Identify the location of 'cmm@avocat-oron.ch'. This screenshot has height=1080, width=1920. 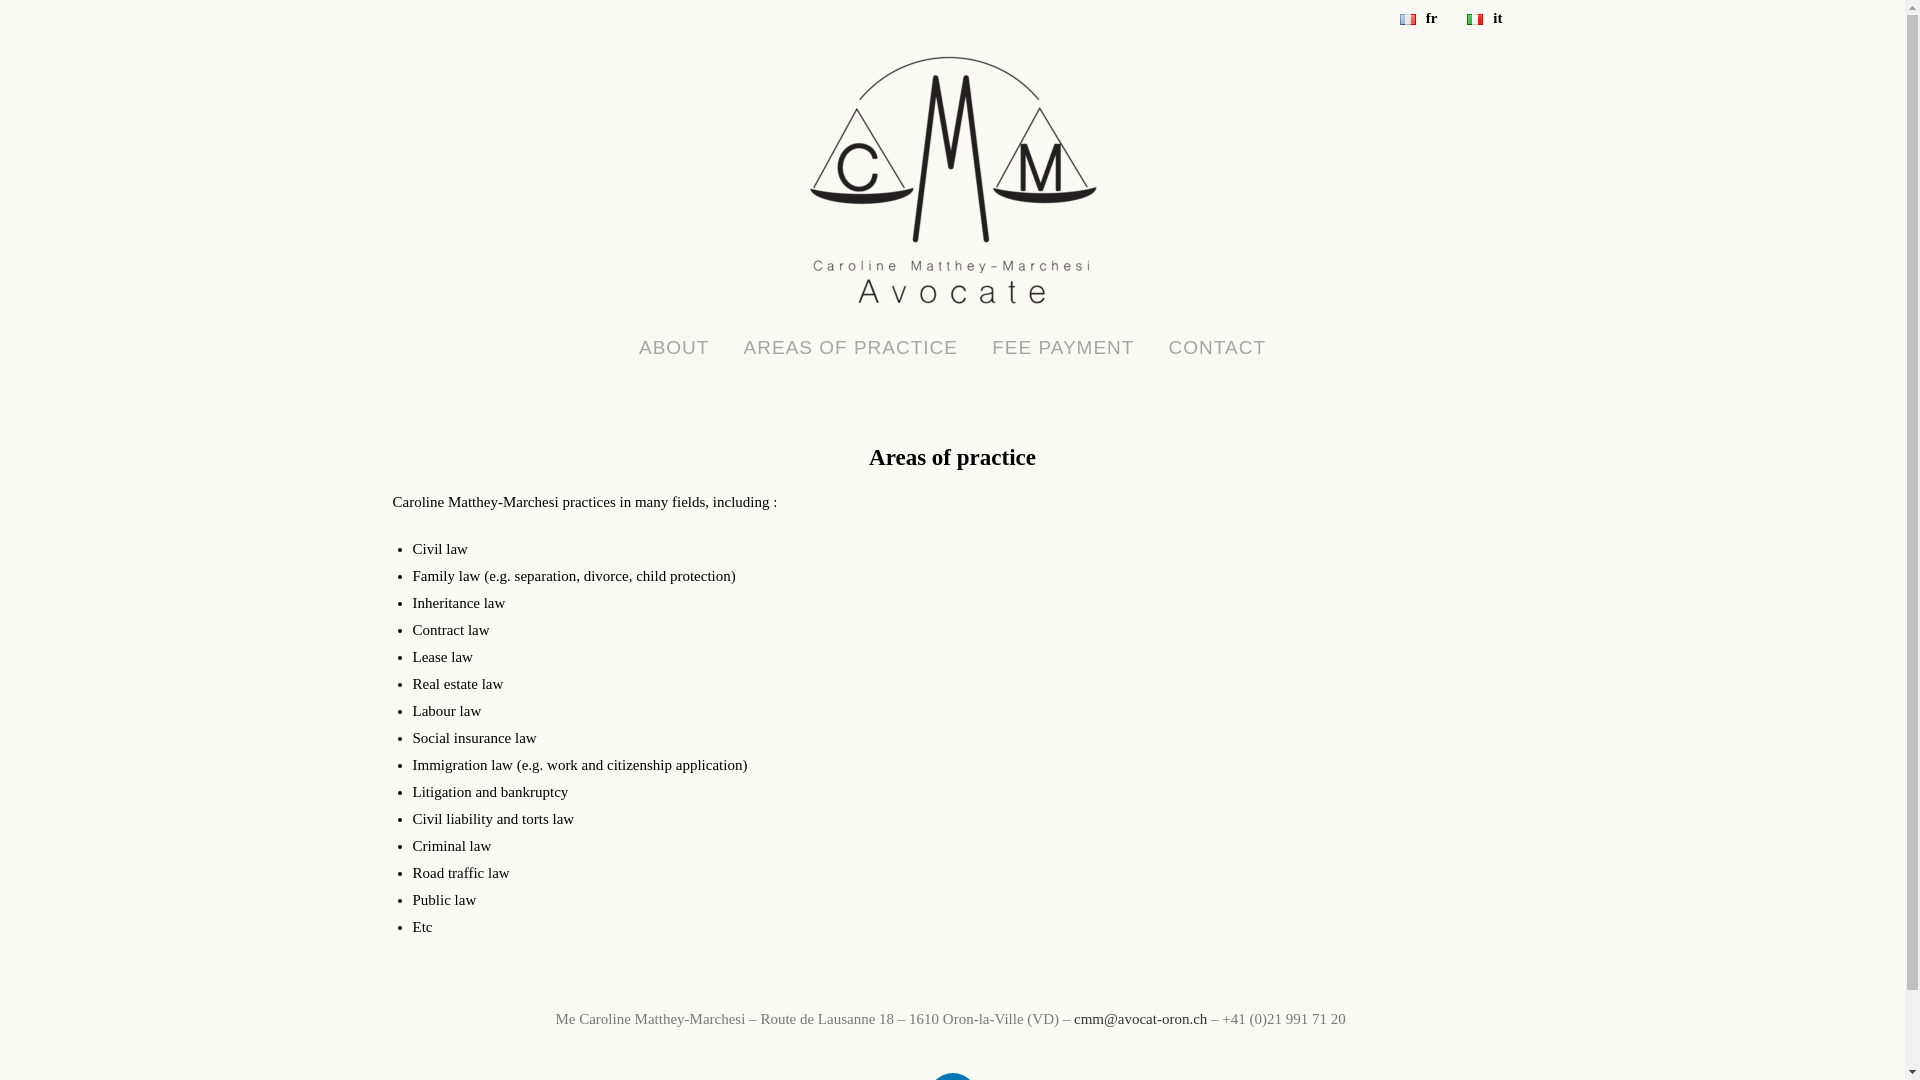
(1140, 1018).